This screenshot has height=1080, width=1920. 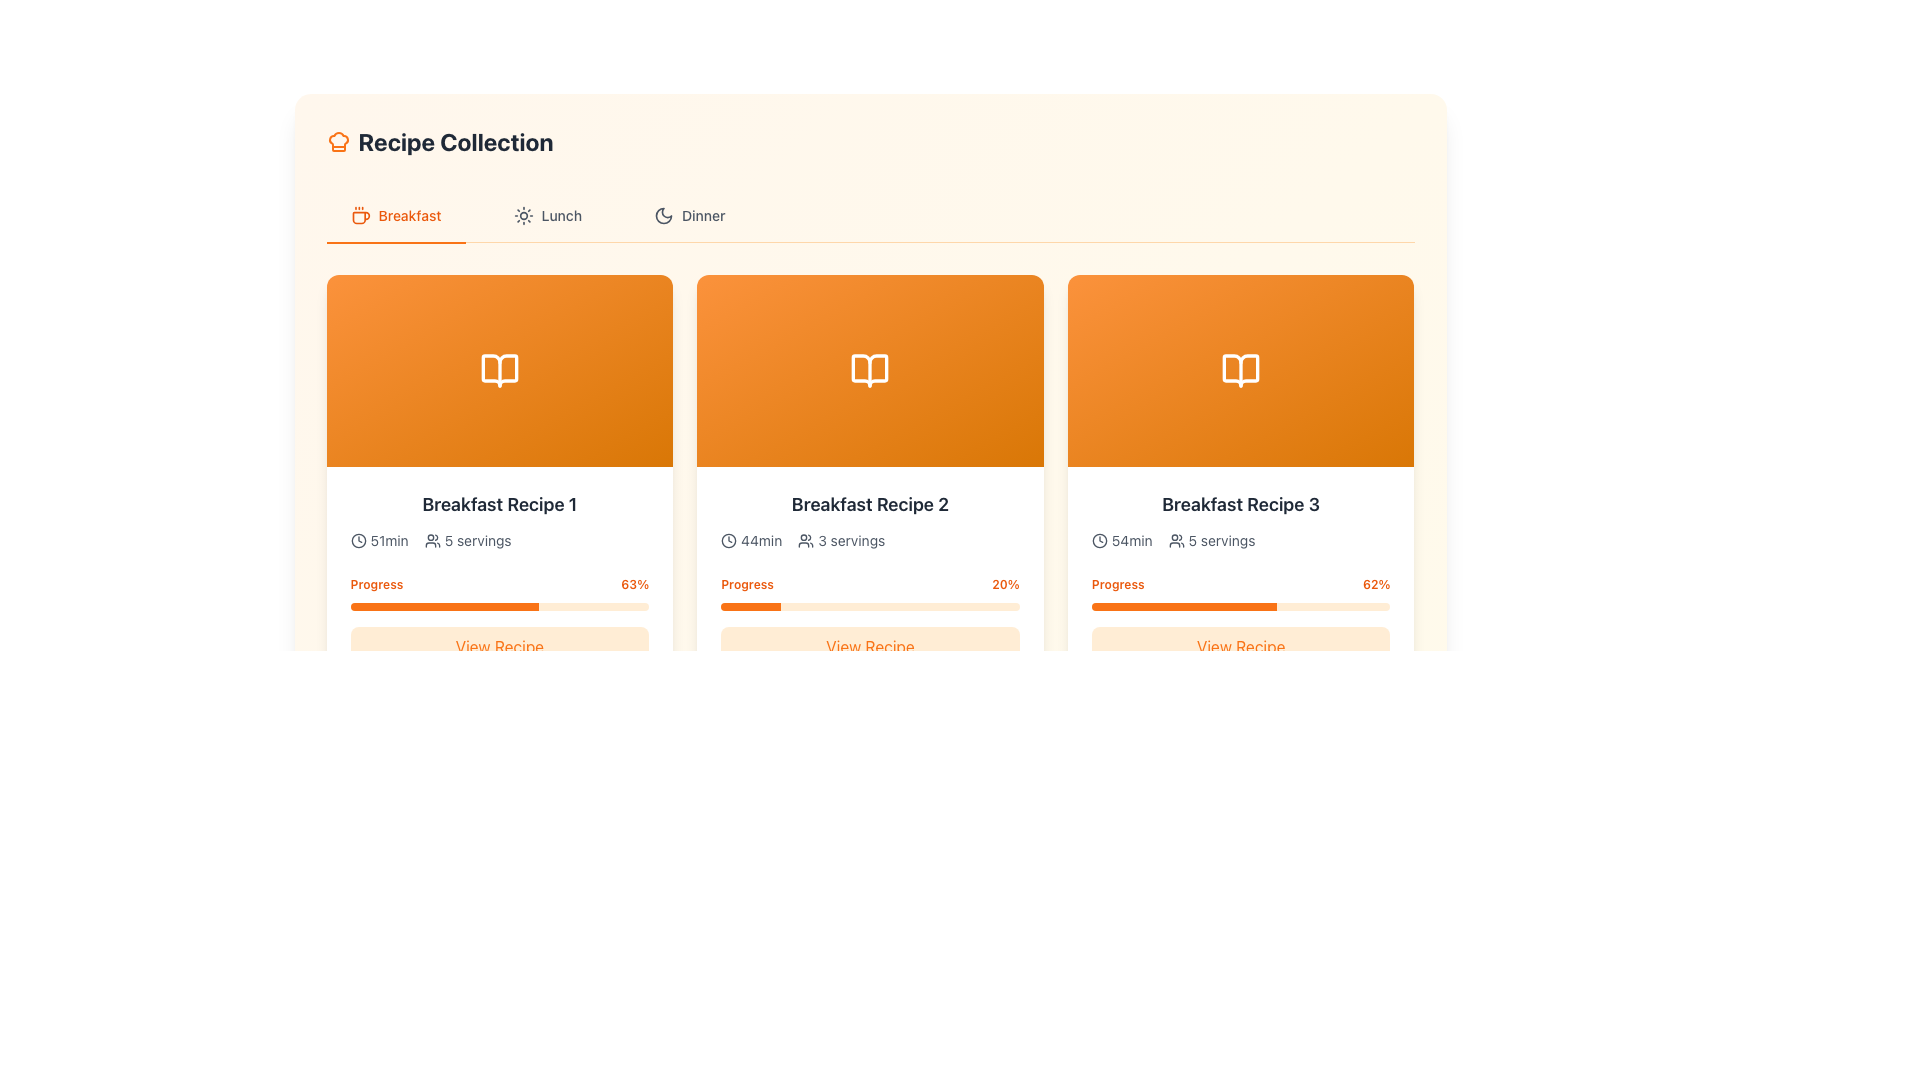 I want to click on the 'Progress' text label, which is styled in a small orange font and located above the progress bar in the 'Breakfast Recipe 2' section, so click(x=746, y=582).